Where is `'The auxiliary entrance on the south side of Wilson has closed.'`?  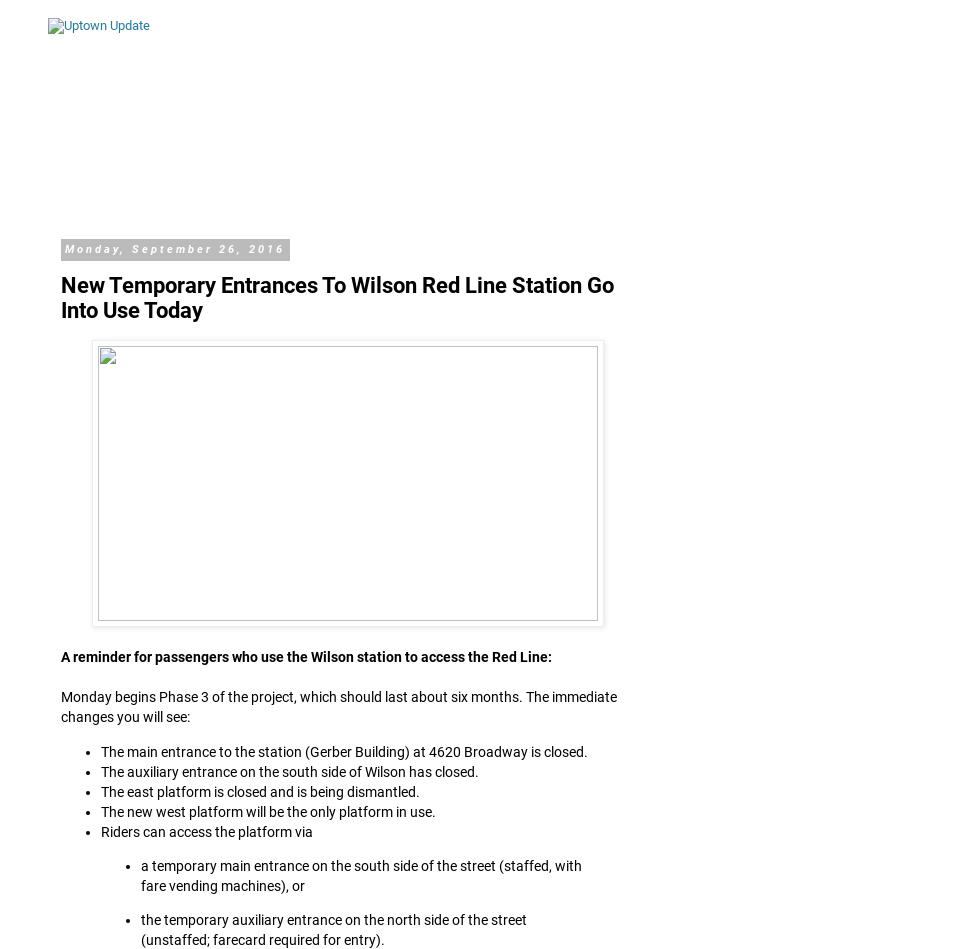
'The auxiliary entrance on the south side of Wilson has closed.' is located at coordinates (289, 770).